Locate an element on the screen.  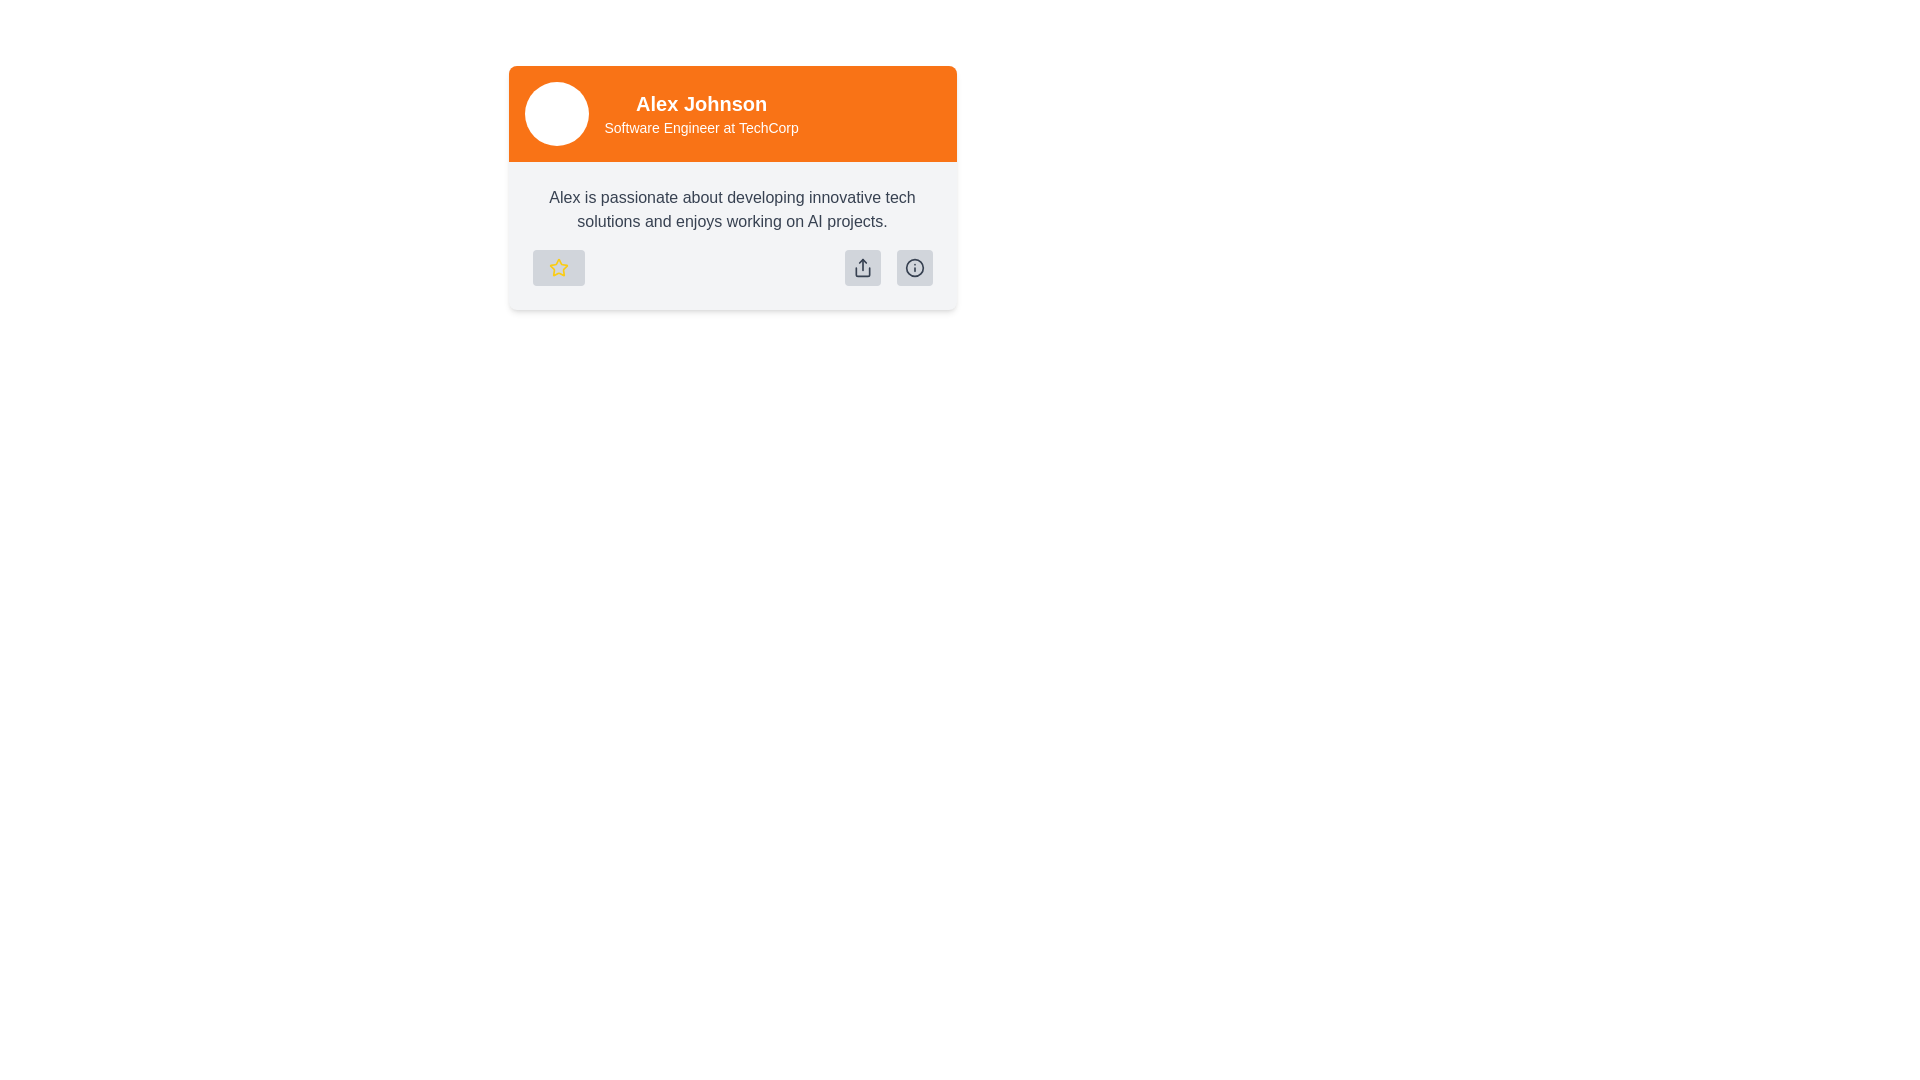
the circular icon located at the rightmost position among three icons in the footer of the card layout, which has a gray boundary and a center dot is located at coordinates (913, 266).